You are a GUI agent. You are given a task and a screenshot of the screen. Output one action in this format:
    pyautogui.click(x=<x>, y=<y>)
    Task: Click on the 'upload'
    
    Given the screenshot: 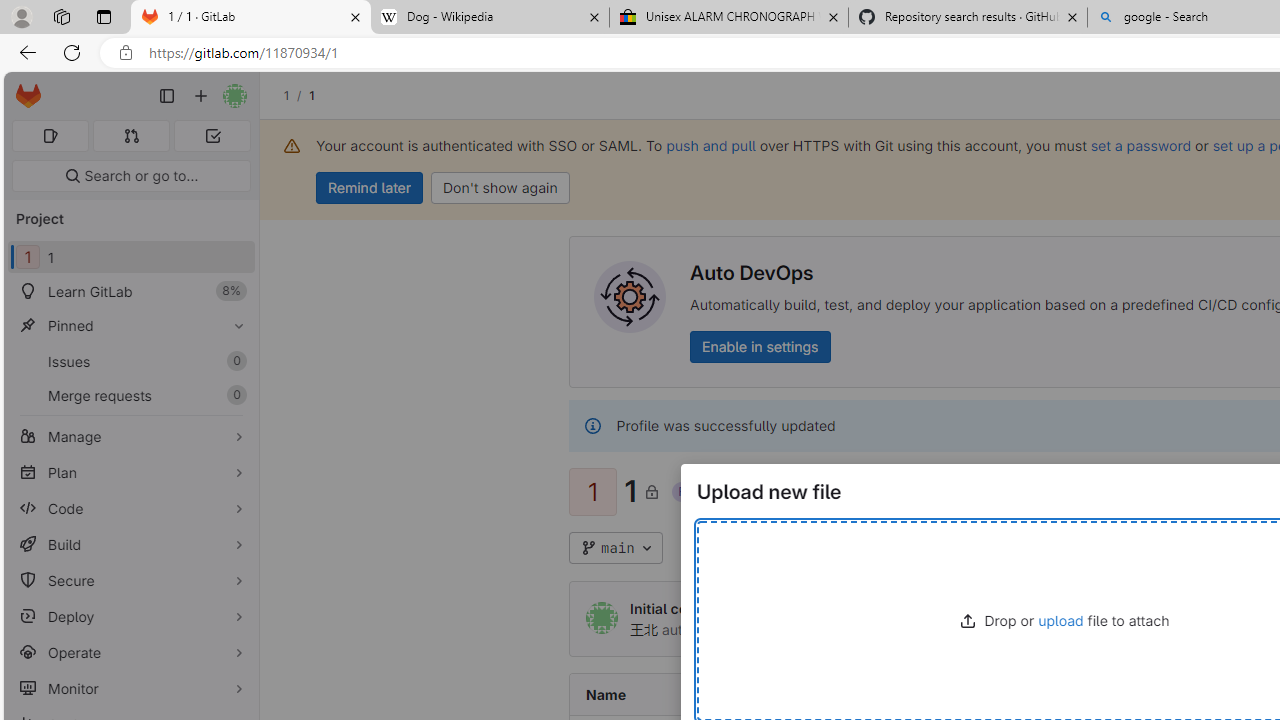 What is the action you would take?
    pyautogui.click(x=1060, y=619)
    